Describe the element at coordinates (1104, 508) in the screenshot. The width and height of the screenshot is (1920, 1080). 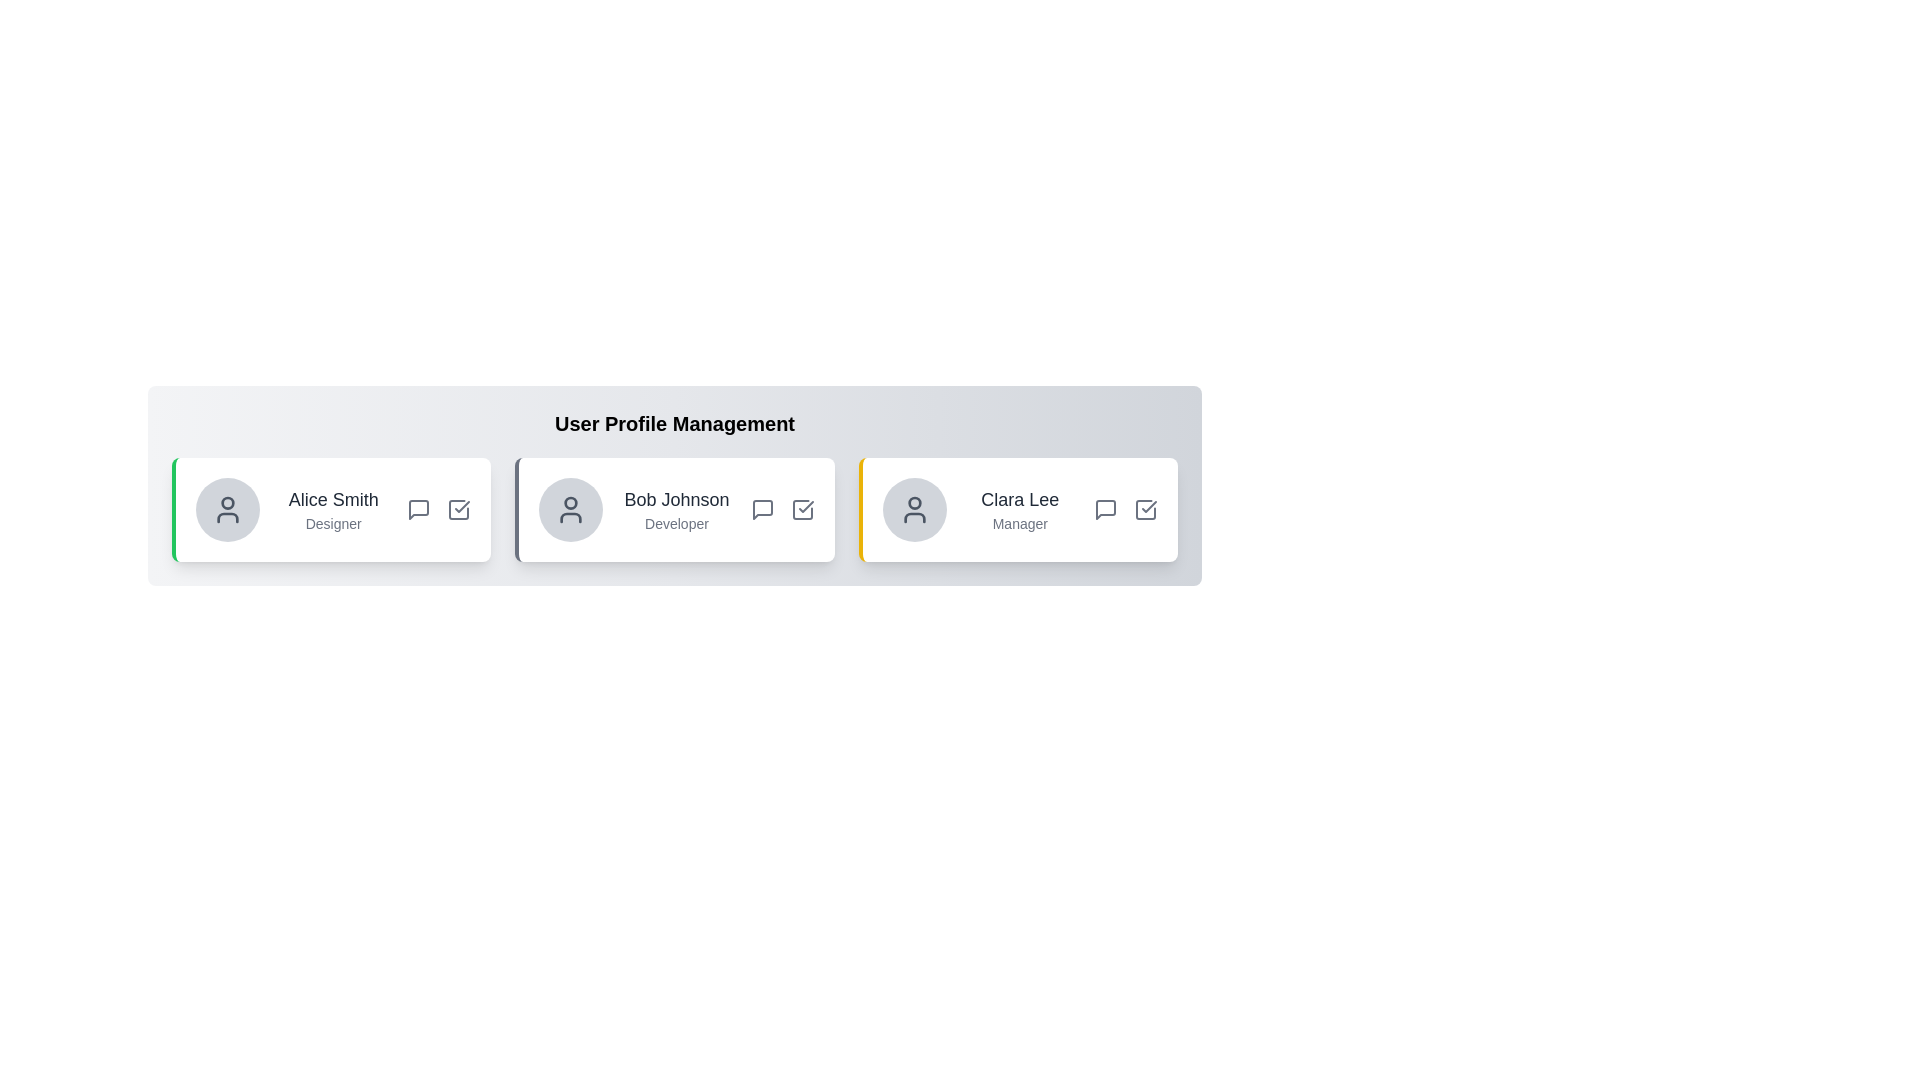
I see `the button for initiating a message related to Clara Lee, which is the second icon in the action icons row of the profile card highlighted with a yellow border` at that location.